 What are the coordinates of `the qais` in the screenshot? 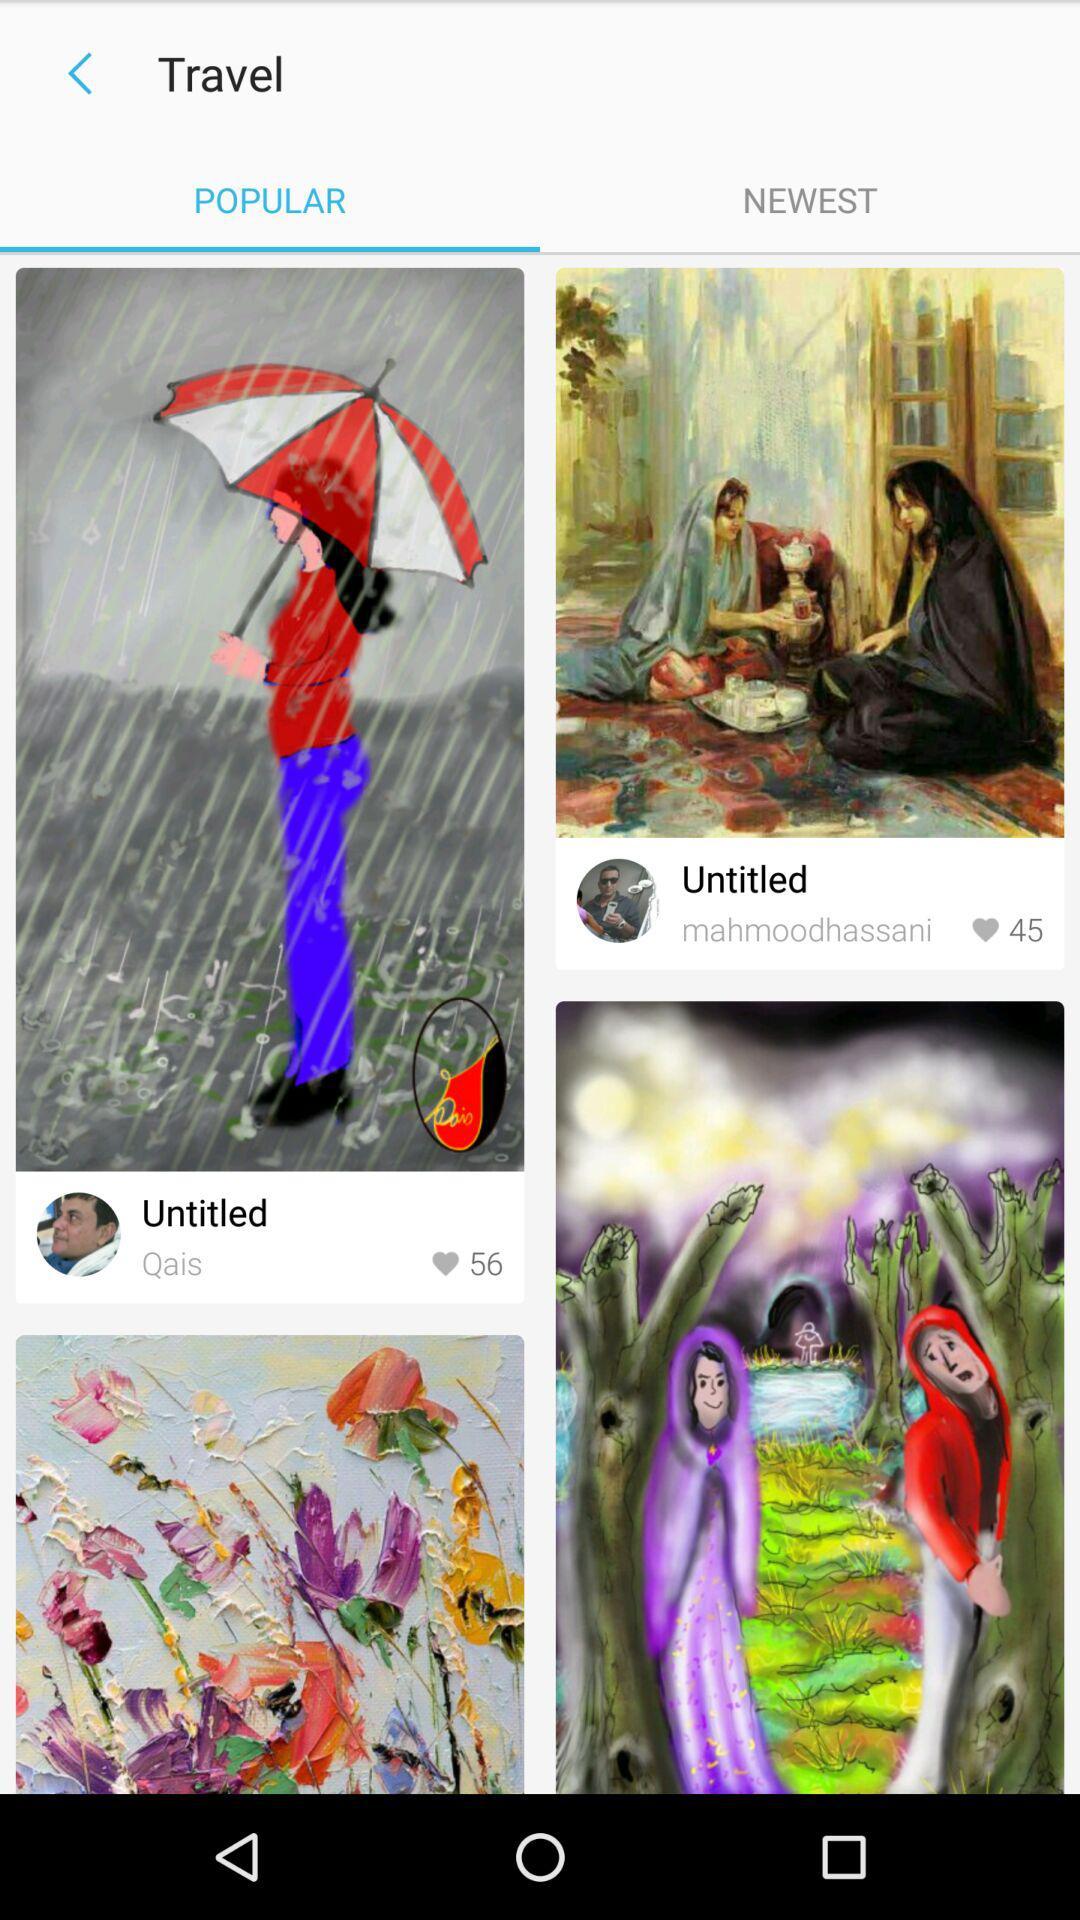 It's located at (281, 1263).